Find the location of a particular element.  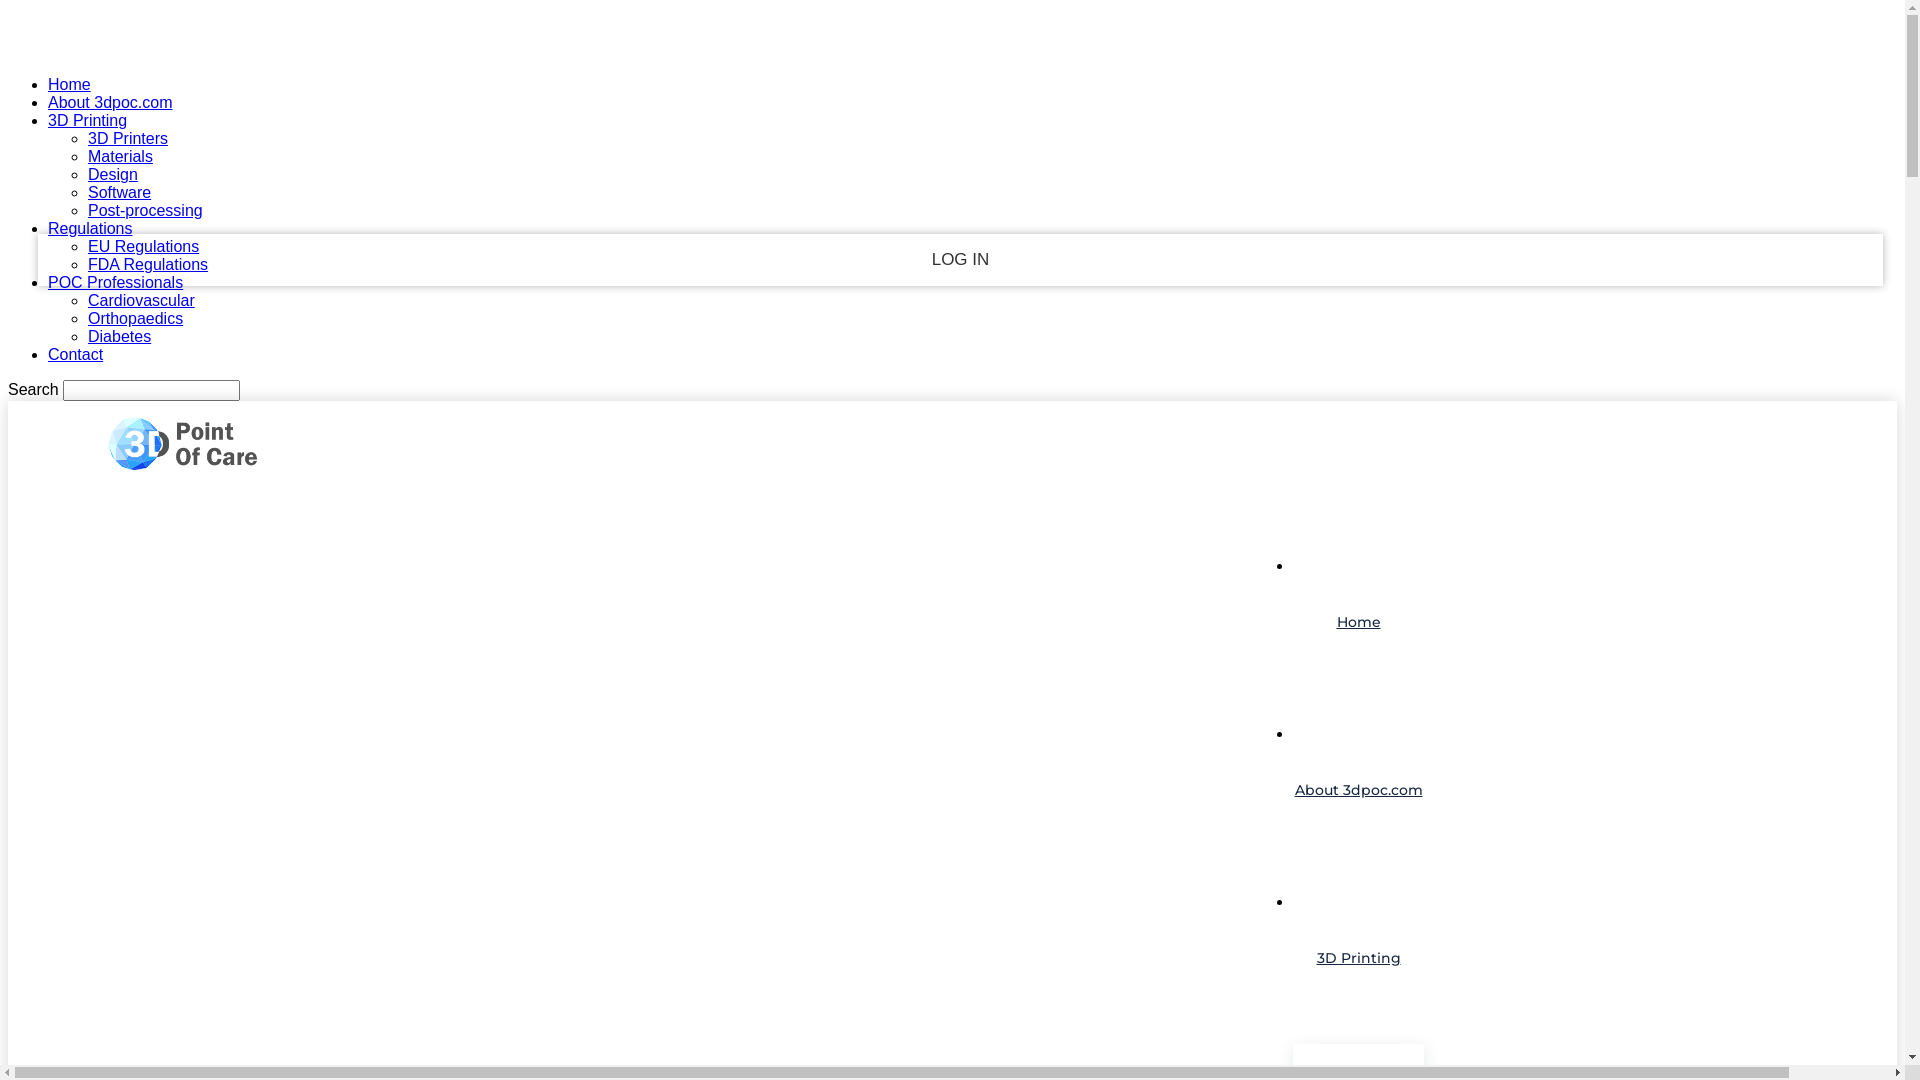

'3D Printing' is located at coordinates (1358, 958).